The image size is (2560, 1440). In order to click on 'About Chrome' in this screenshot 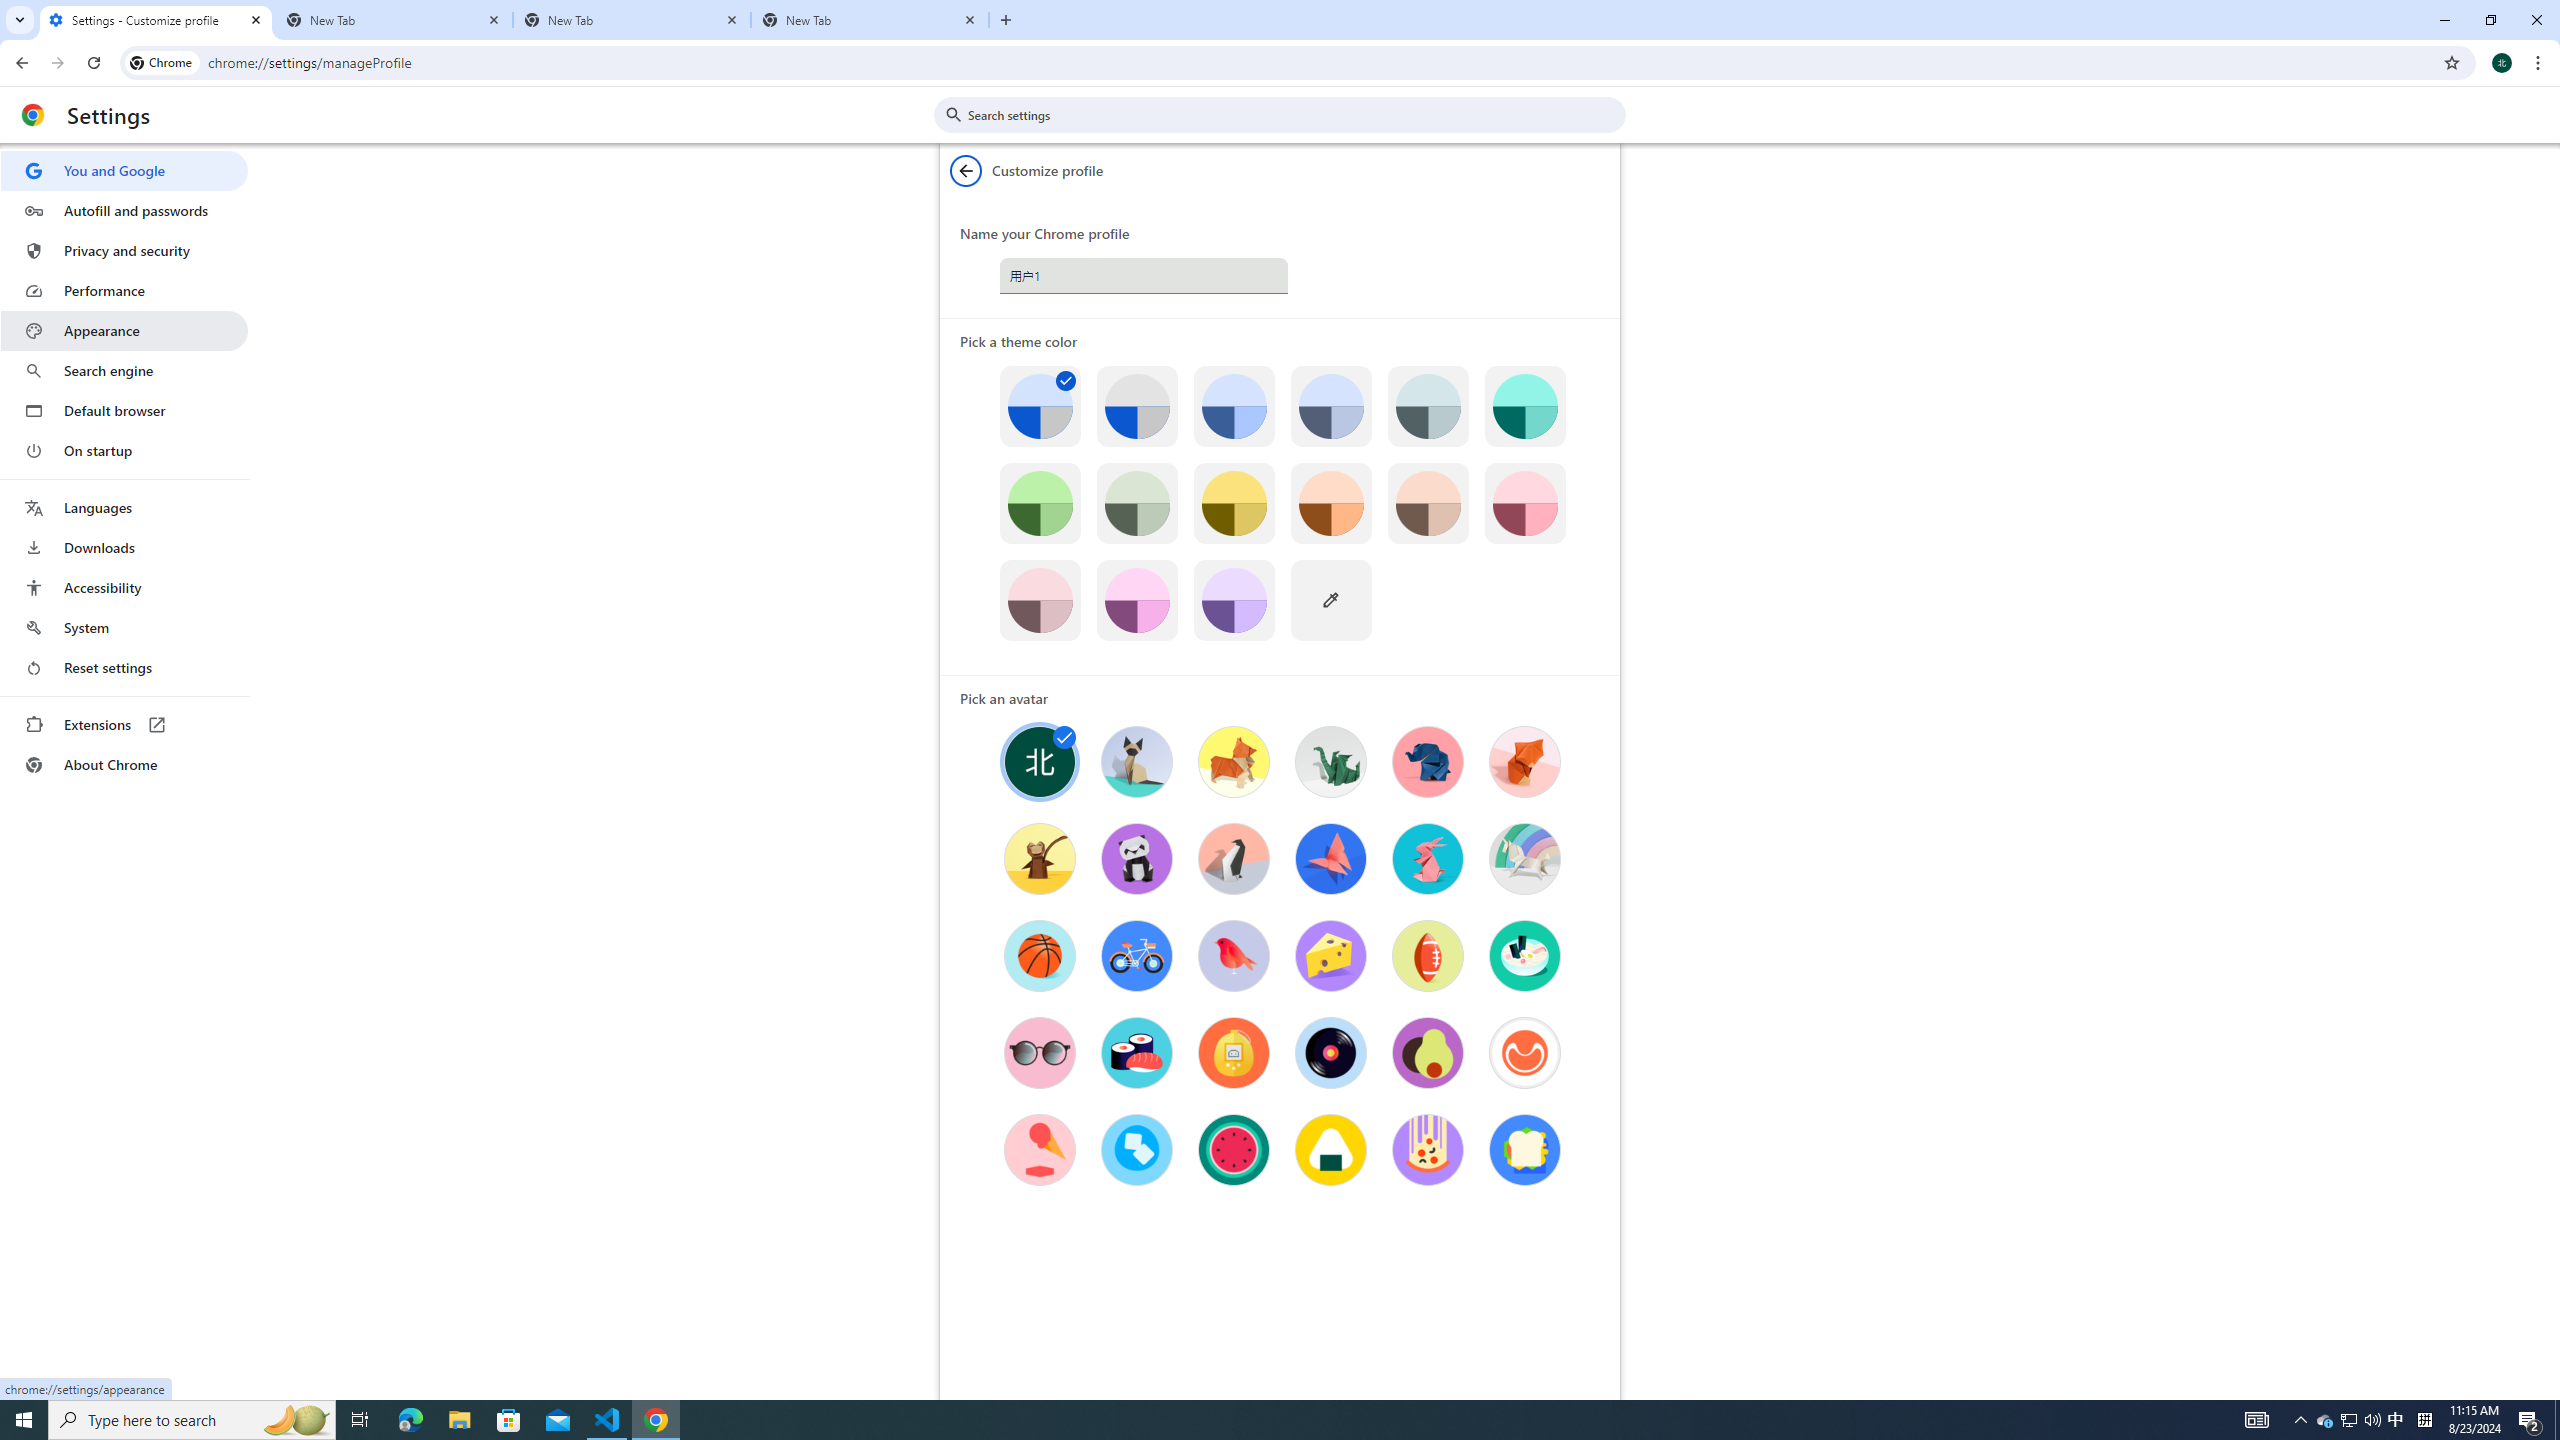, I will do `click(123, 763)`.